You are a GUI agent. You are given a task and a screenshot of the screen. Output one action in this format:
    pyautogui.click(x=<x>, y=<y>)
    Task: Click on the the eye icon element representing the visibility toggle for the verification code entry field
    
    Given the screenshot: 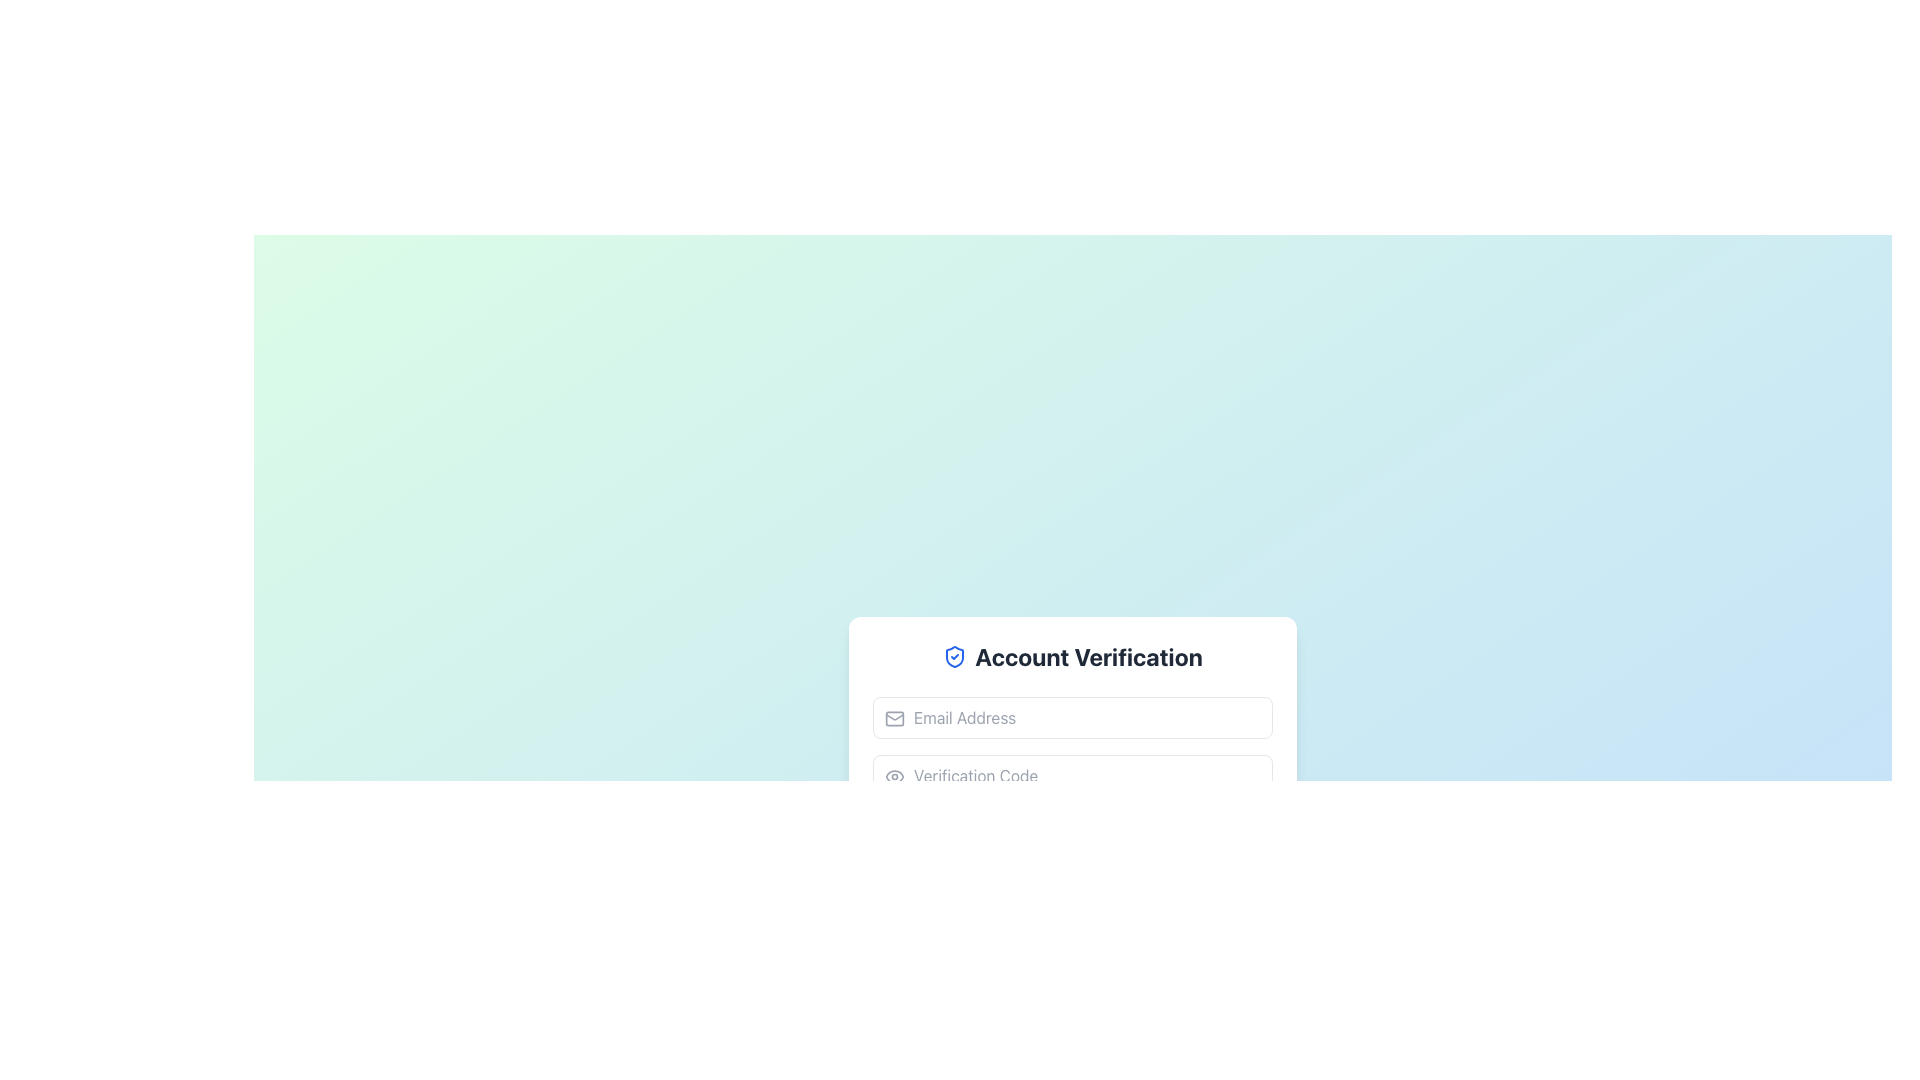 What is the action you would take?
    pyautogui.click(x=893, y=775)
    